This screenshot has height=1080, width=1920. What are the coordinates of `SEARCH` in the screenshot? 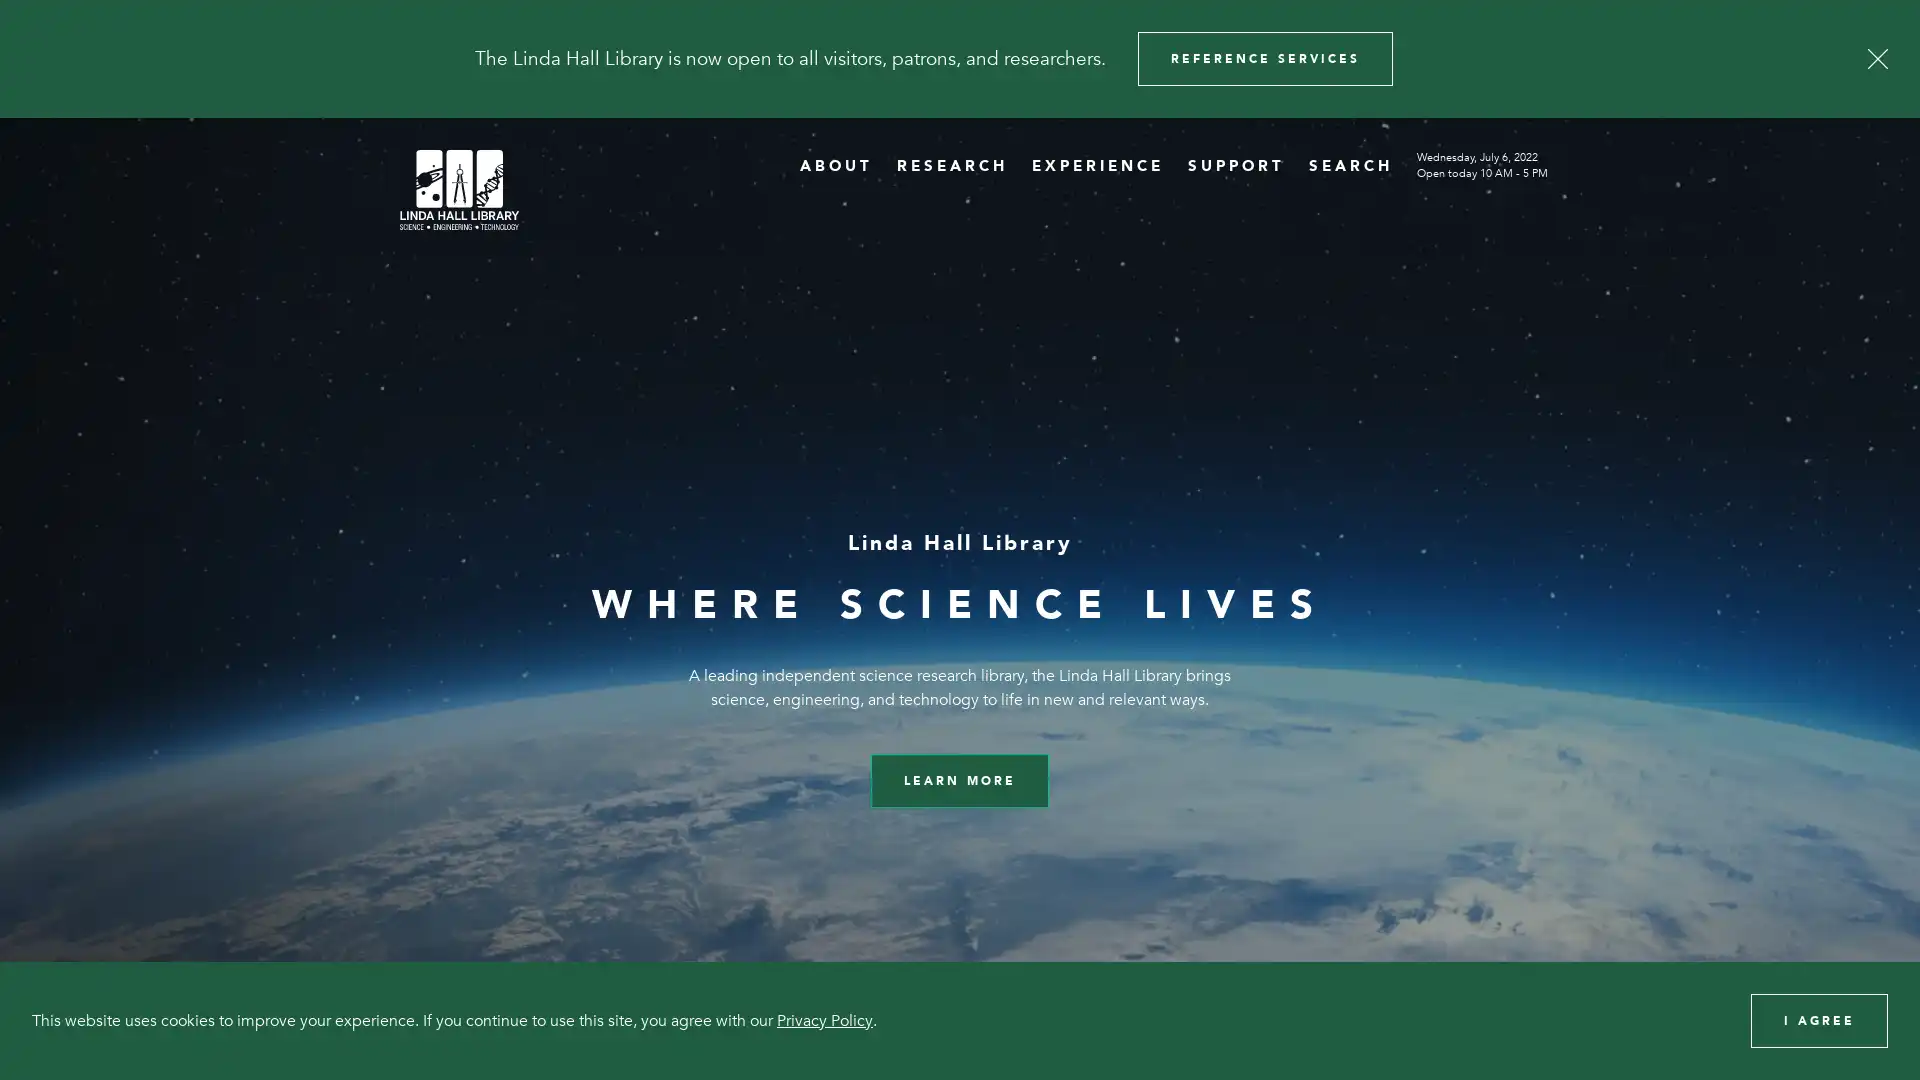 It's located at (1350, 164).